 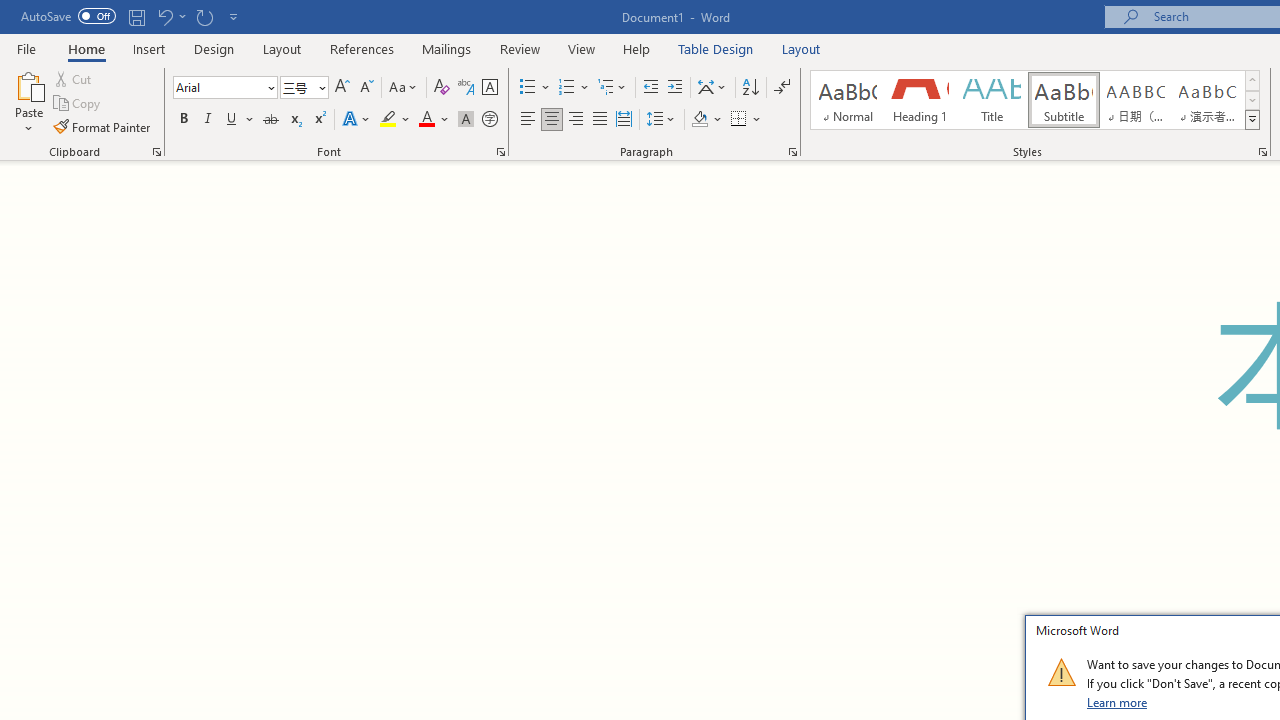 What do you see at coordinates (1251, 79) in the screenshot?
I see `'Row up'` at bounding box center [1251, 79].